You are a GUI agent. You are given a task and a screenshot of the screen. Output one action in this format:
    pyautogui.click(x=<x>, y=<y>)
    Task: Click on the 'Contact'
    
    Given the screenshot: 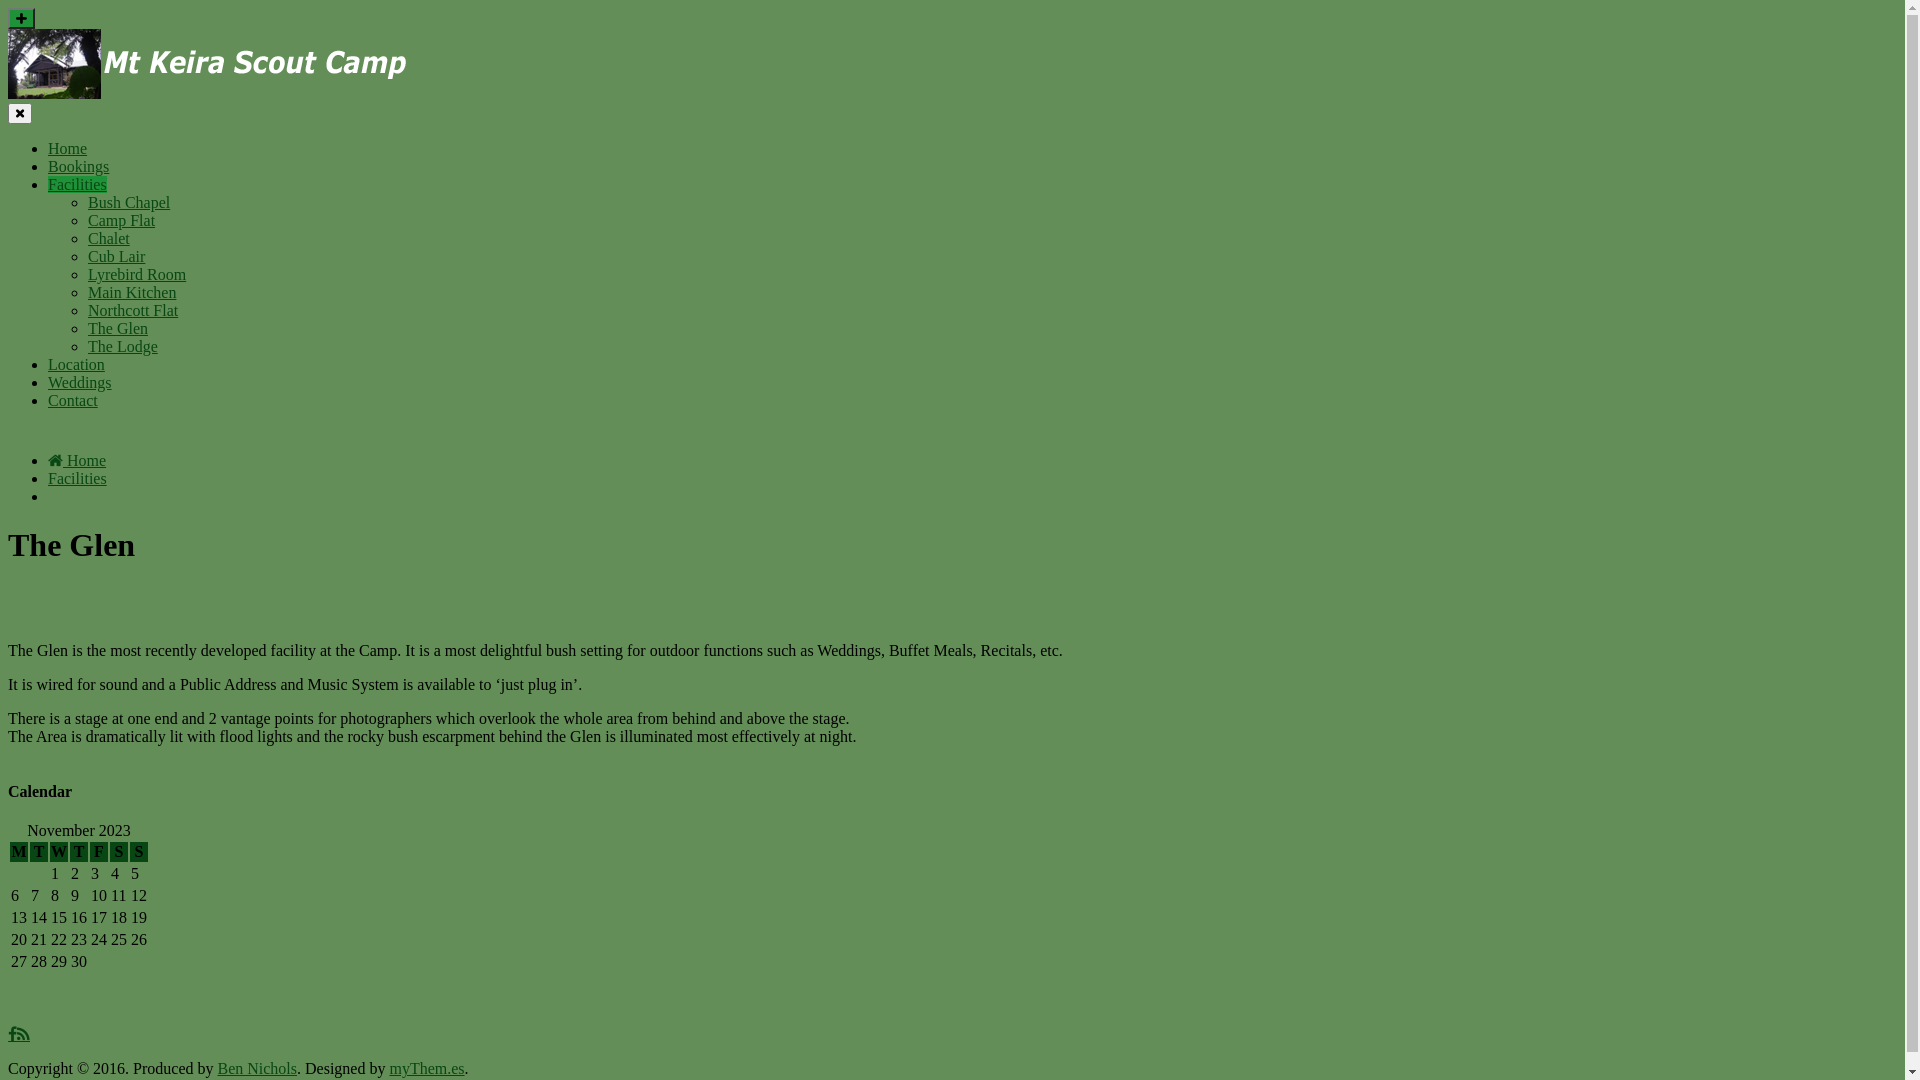 What is the action you would take?
    pyautogui.click(x=72, y=400)
    